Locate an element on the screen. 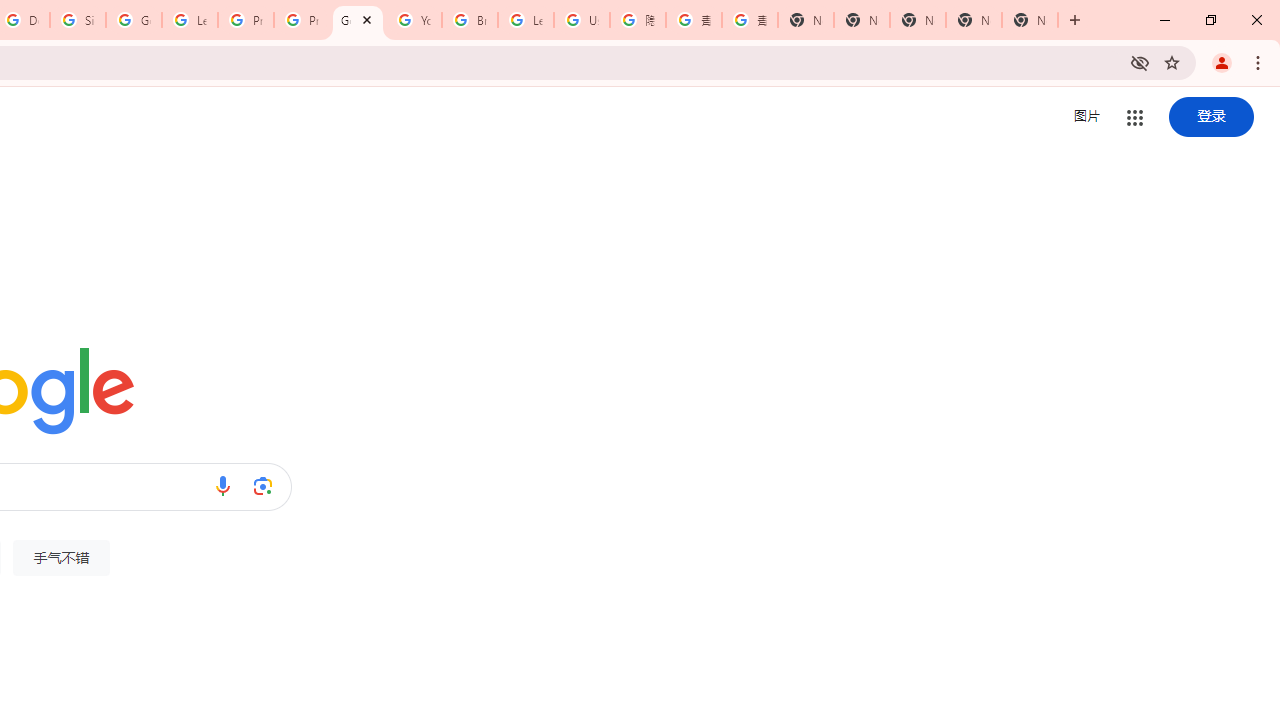 The image size is (1280, 720). 'New Tab' is located at coordinates (1030, 20).